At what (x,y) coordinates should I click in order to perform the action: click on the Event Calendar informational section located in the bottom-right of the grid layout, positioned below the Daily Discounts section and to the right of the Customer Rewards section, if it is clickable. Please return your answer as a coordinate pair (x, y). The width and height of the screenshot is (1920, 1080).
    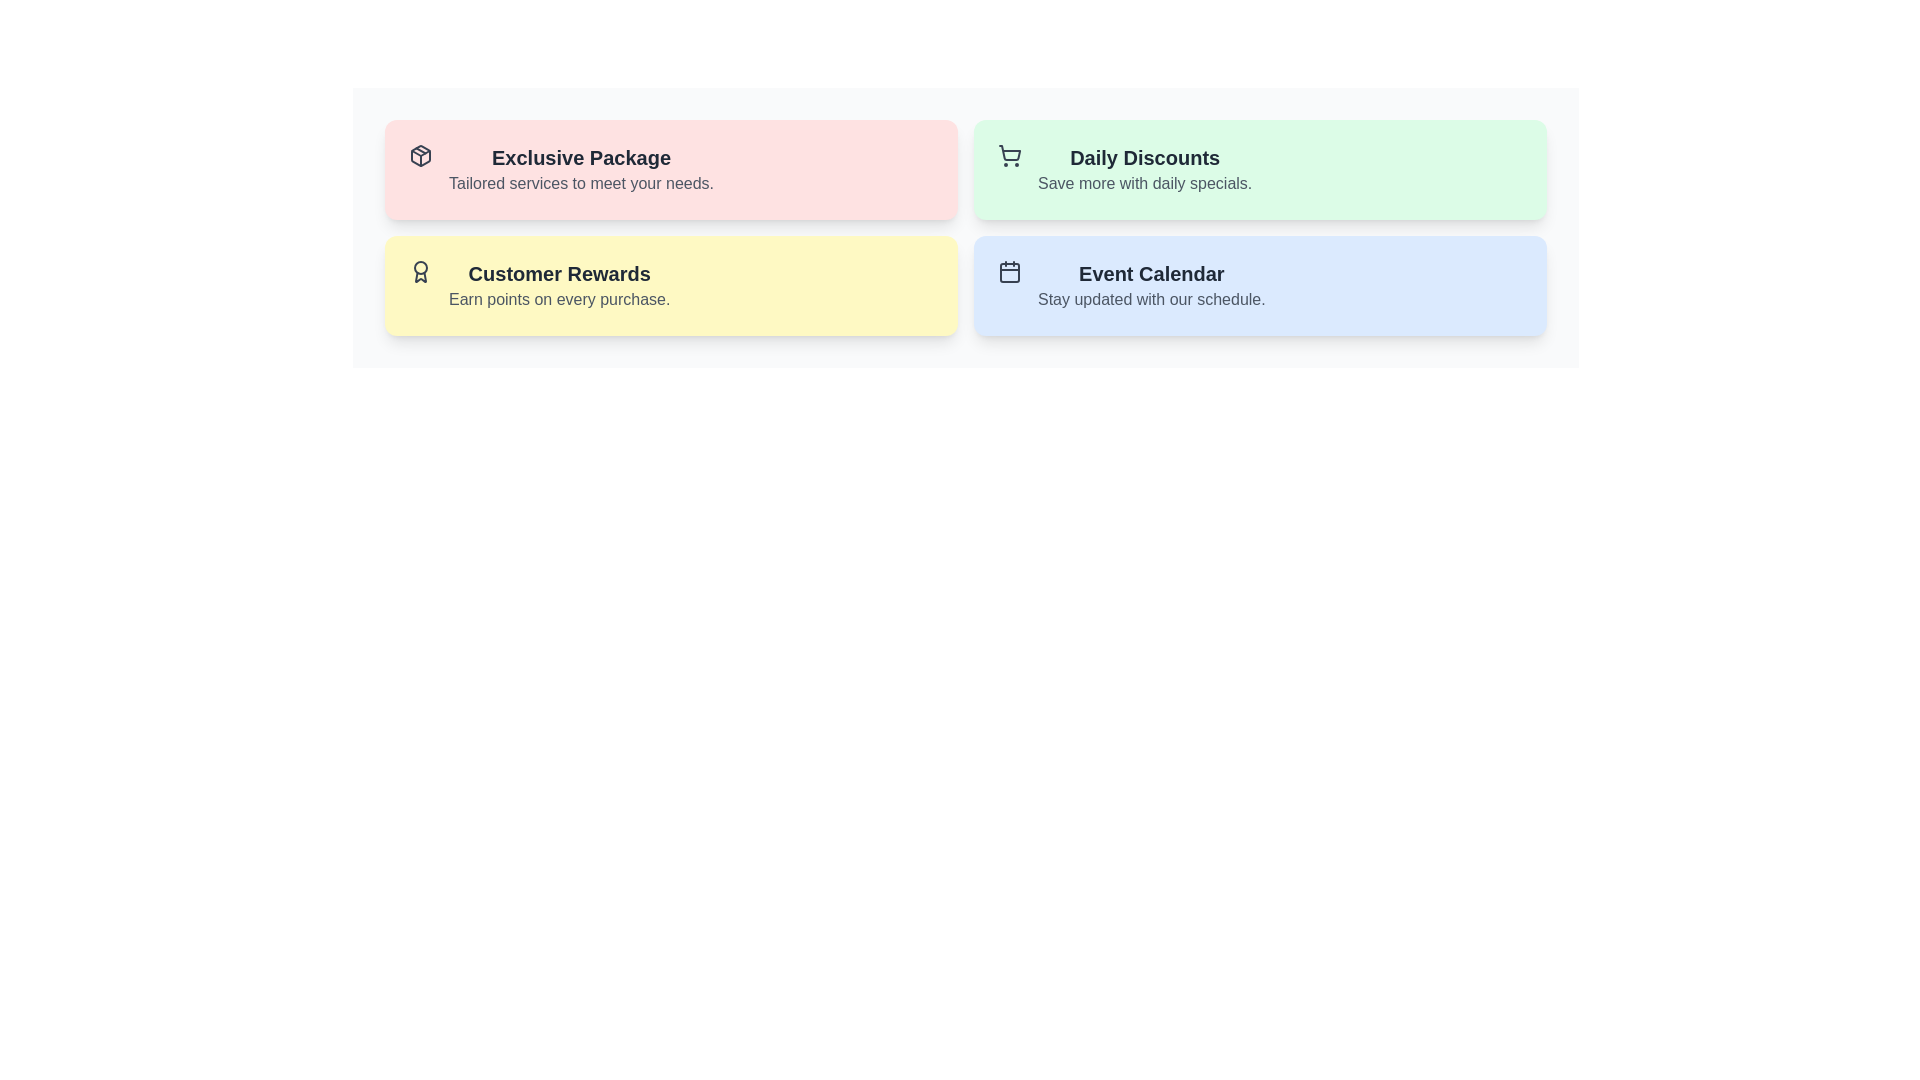
    Looking at the image, I should click on (1259, 285).